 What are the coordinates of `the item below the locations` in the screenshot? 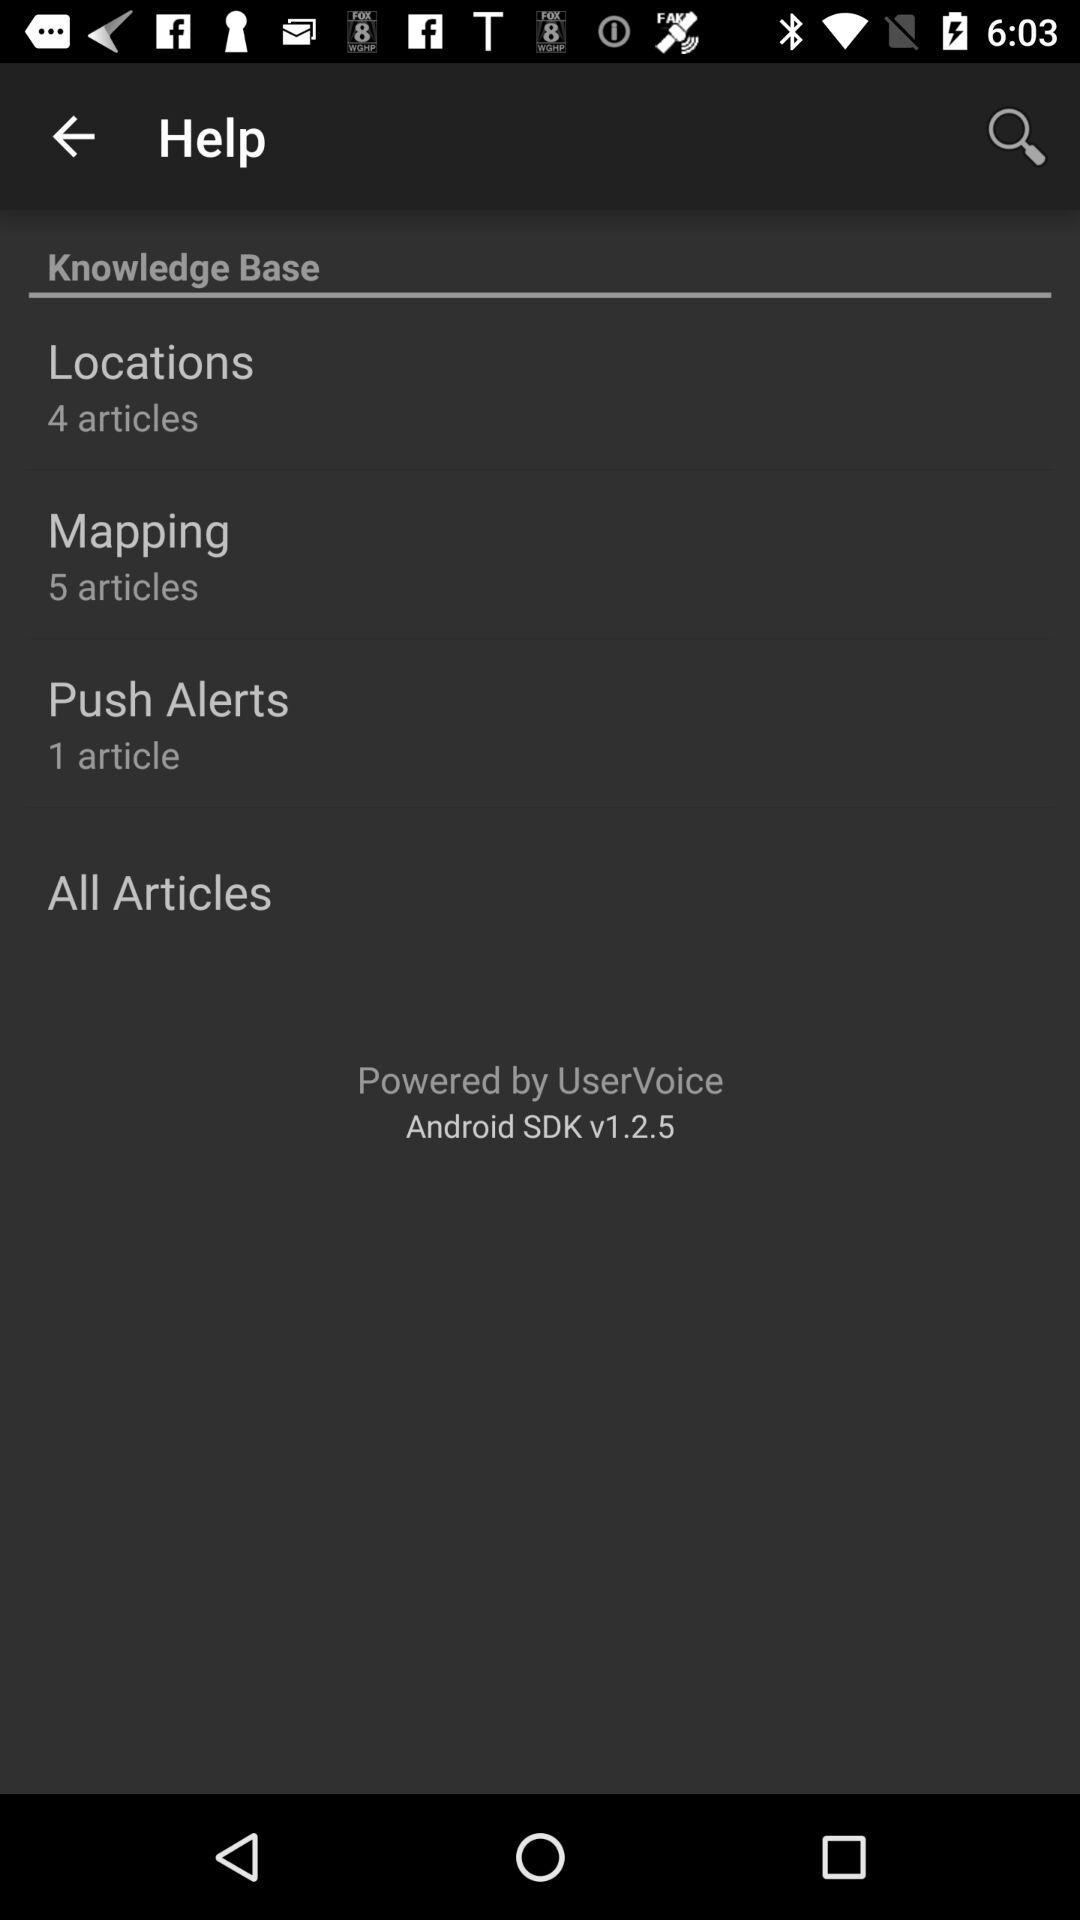 It's located at (123, 416).